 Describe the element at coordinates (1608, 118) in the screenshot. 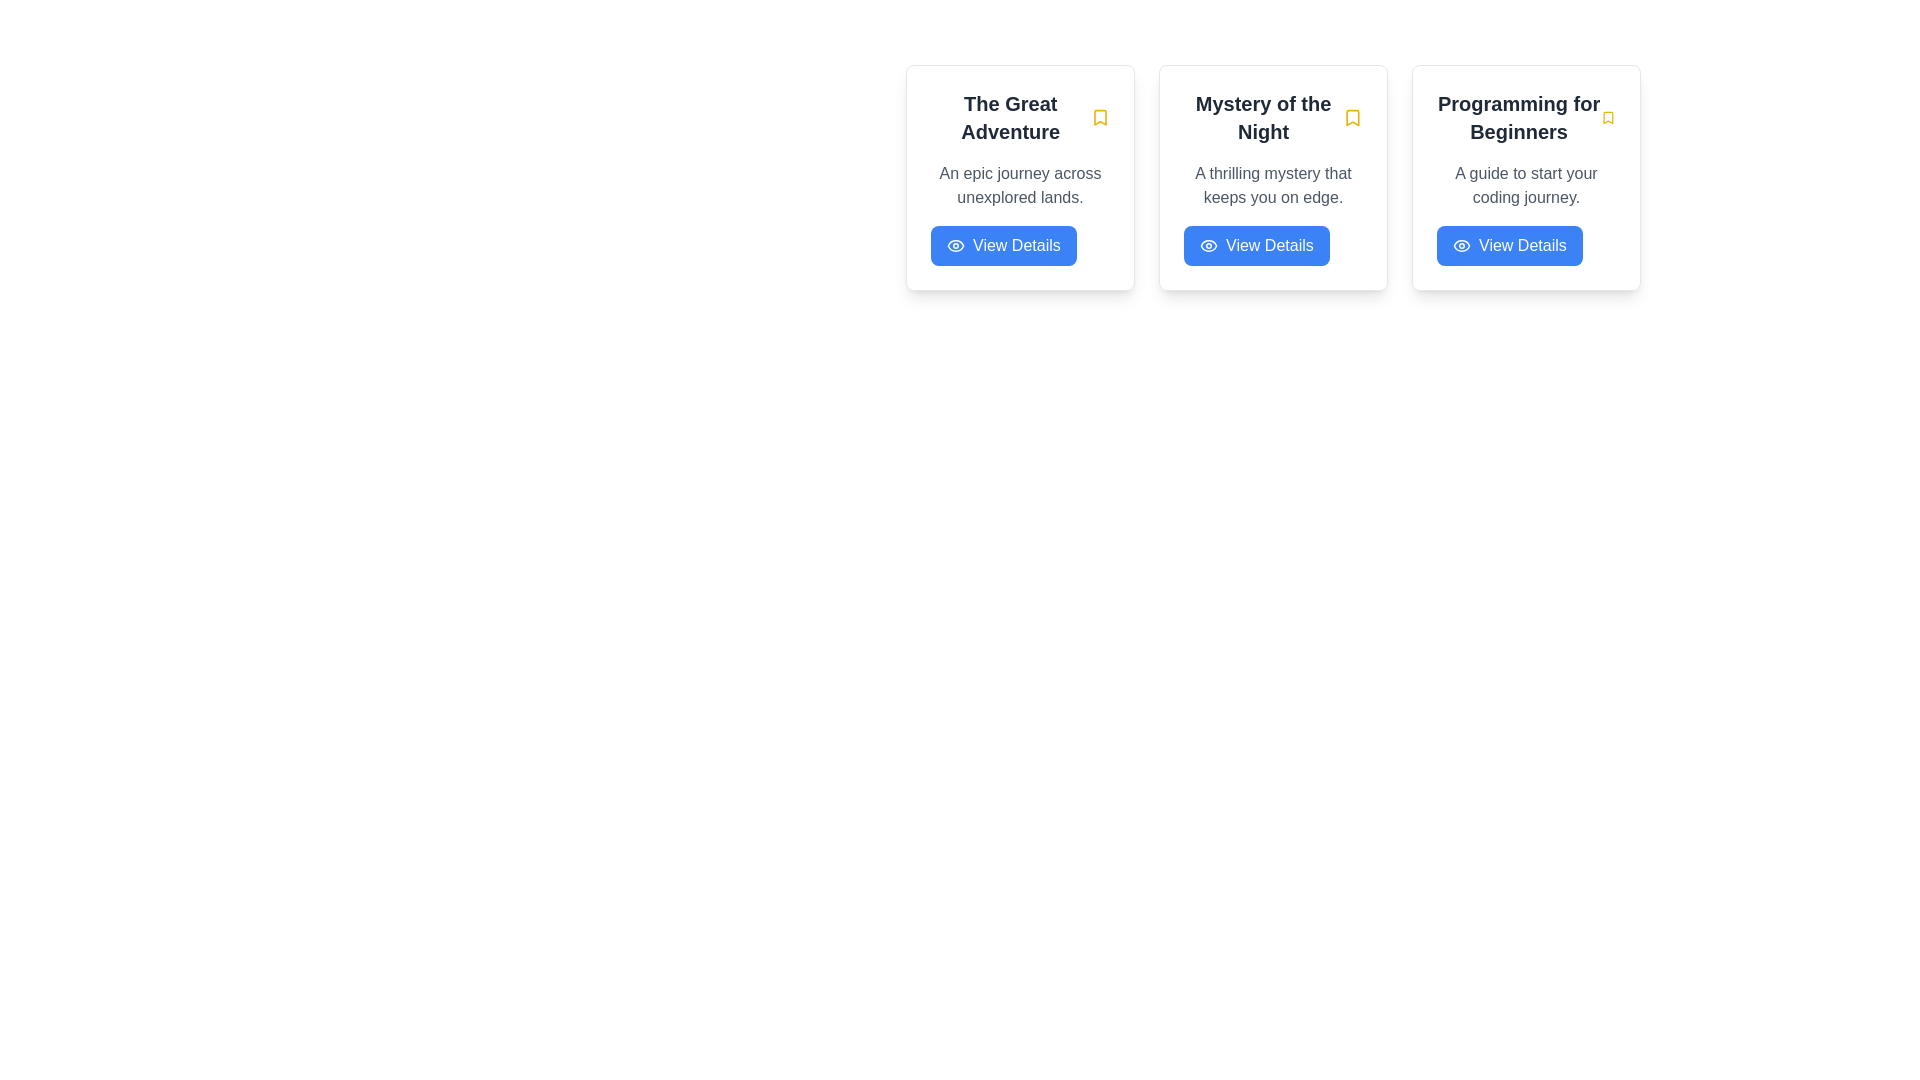

I see `the bookmarking icon located in the upper-right corner of the 'Programming for Beginners' card` at that location.